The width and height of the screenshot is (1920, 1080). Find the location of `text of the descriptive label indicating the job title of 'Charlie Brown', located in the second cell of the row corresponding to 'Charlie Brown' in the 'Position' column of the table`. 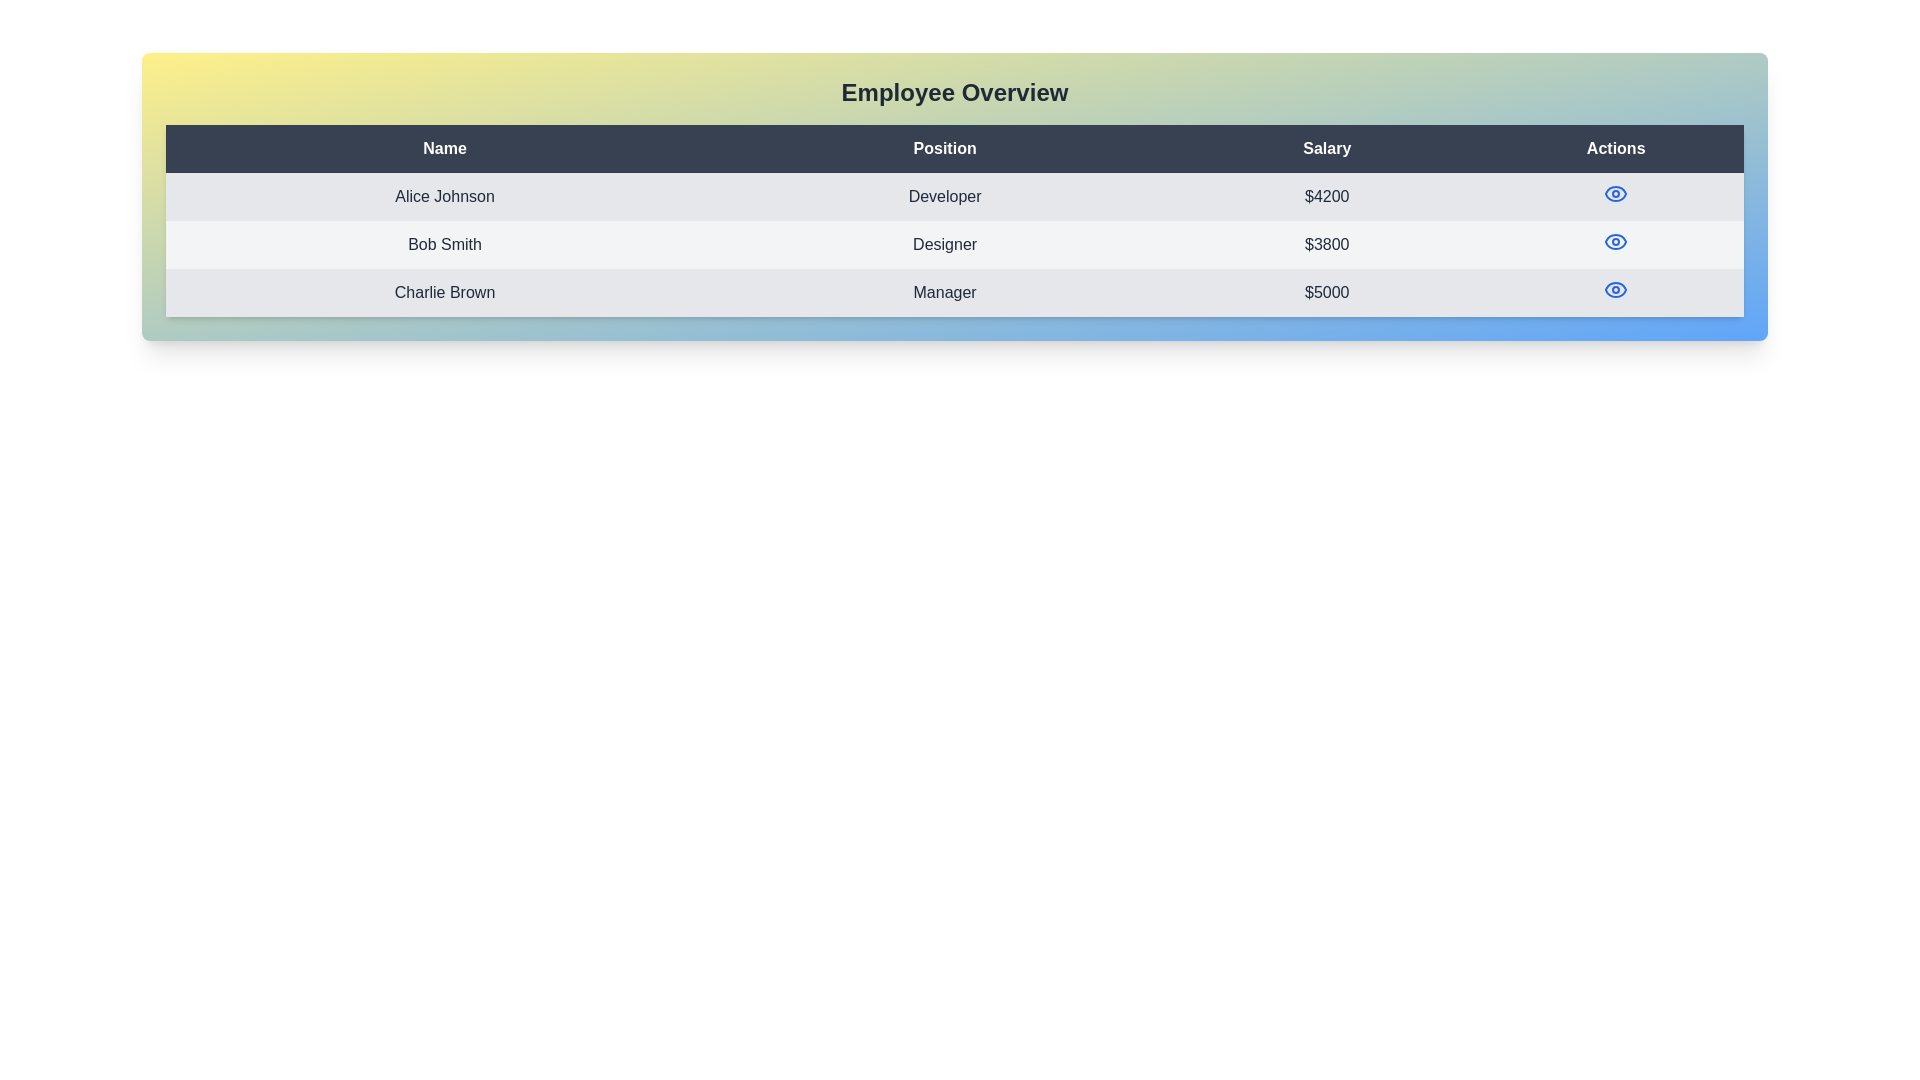

text of the descriptive label indicating the job title of 'Charlie Brown', located in the second cell of the row corresponding to 'Charlie Brown' in the 'Position' column of the table is located at coordinates (944, 293).